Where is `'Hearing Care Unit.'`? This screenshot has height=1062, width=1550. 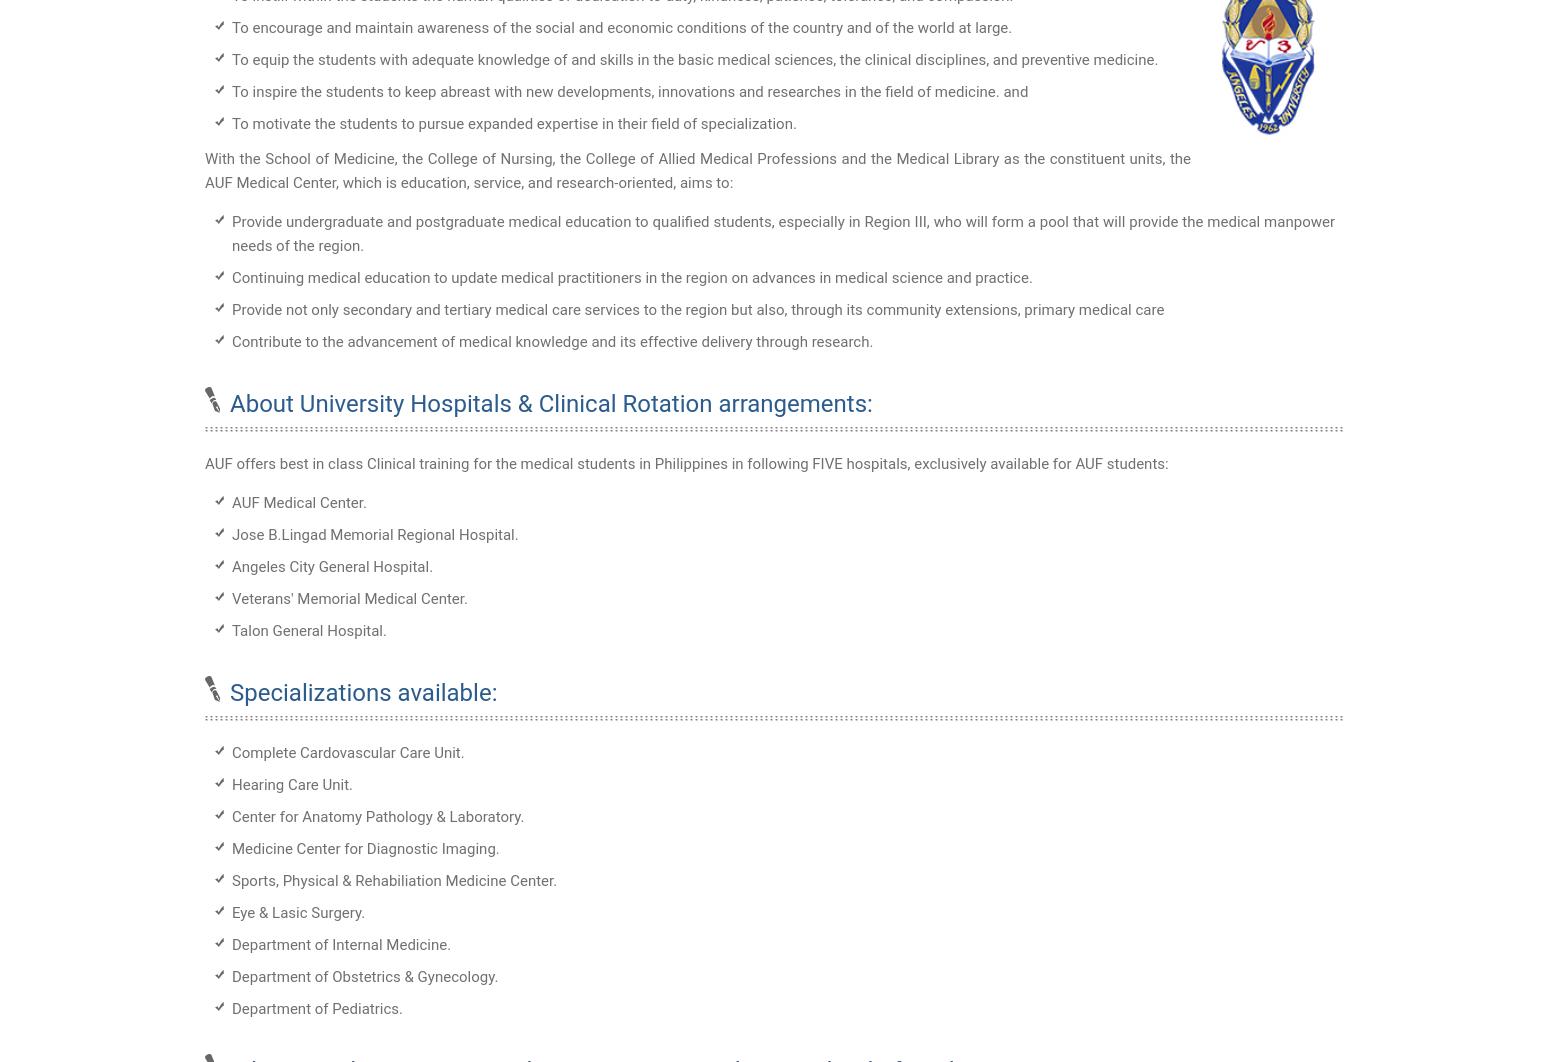 'Hearing Care Unit.' is located at coordinates (231, 785).